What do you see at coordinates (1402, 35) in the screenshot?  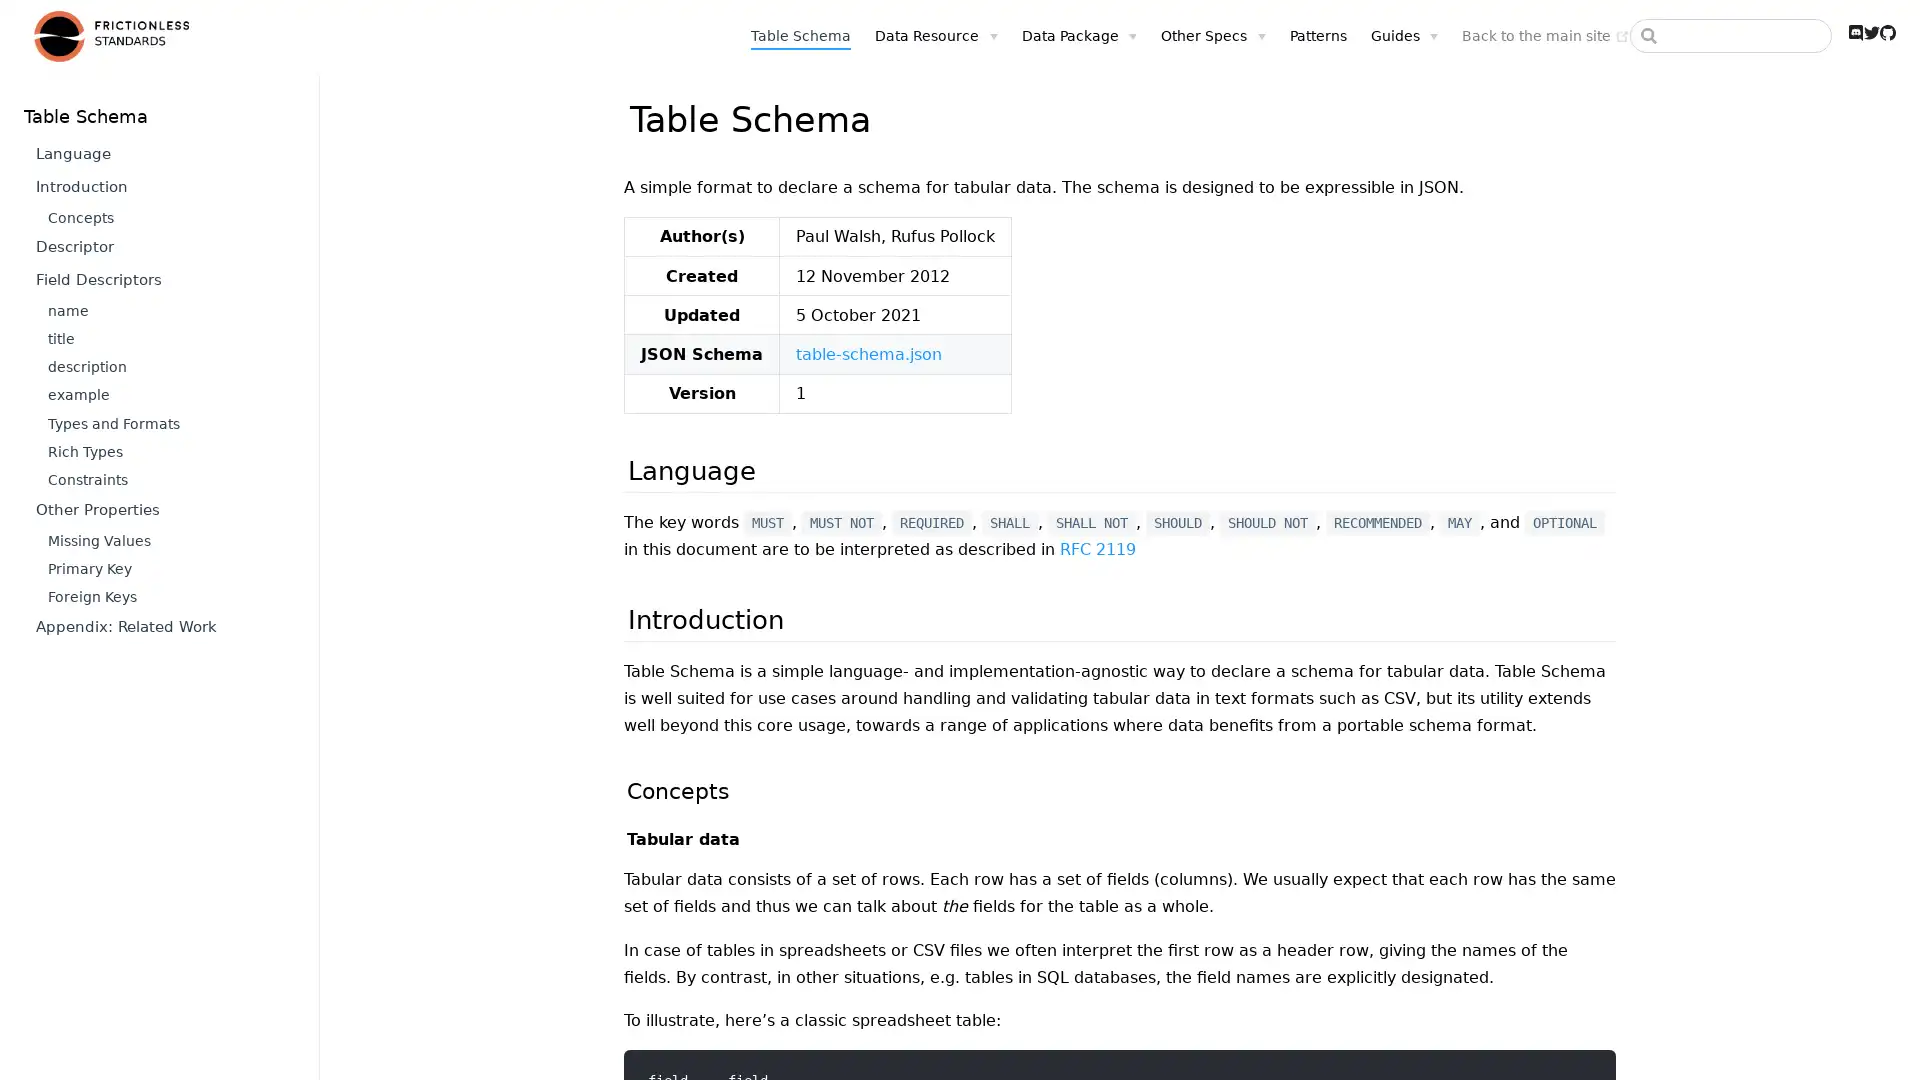 I see `Guides` at bounding box center [1402, 35].